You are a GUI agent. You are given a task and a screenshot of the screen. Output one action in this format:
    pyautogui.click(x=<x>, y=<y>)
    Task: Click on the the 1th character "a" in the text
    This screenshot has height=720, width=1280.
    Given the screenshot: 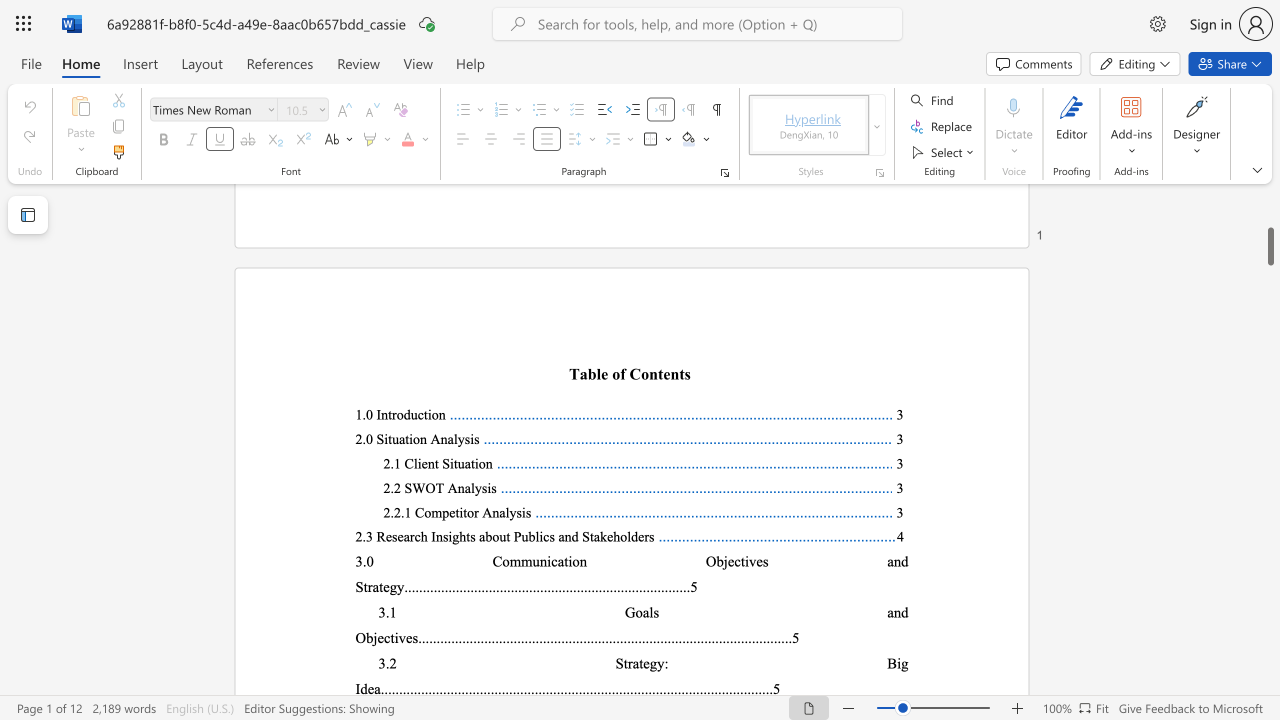 What is the action you would take?
    pyautogui.click(x=560, y=561)
    